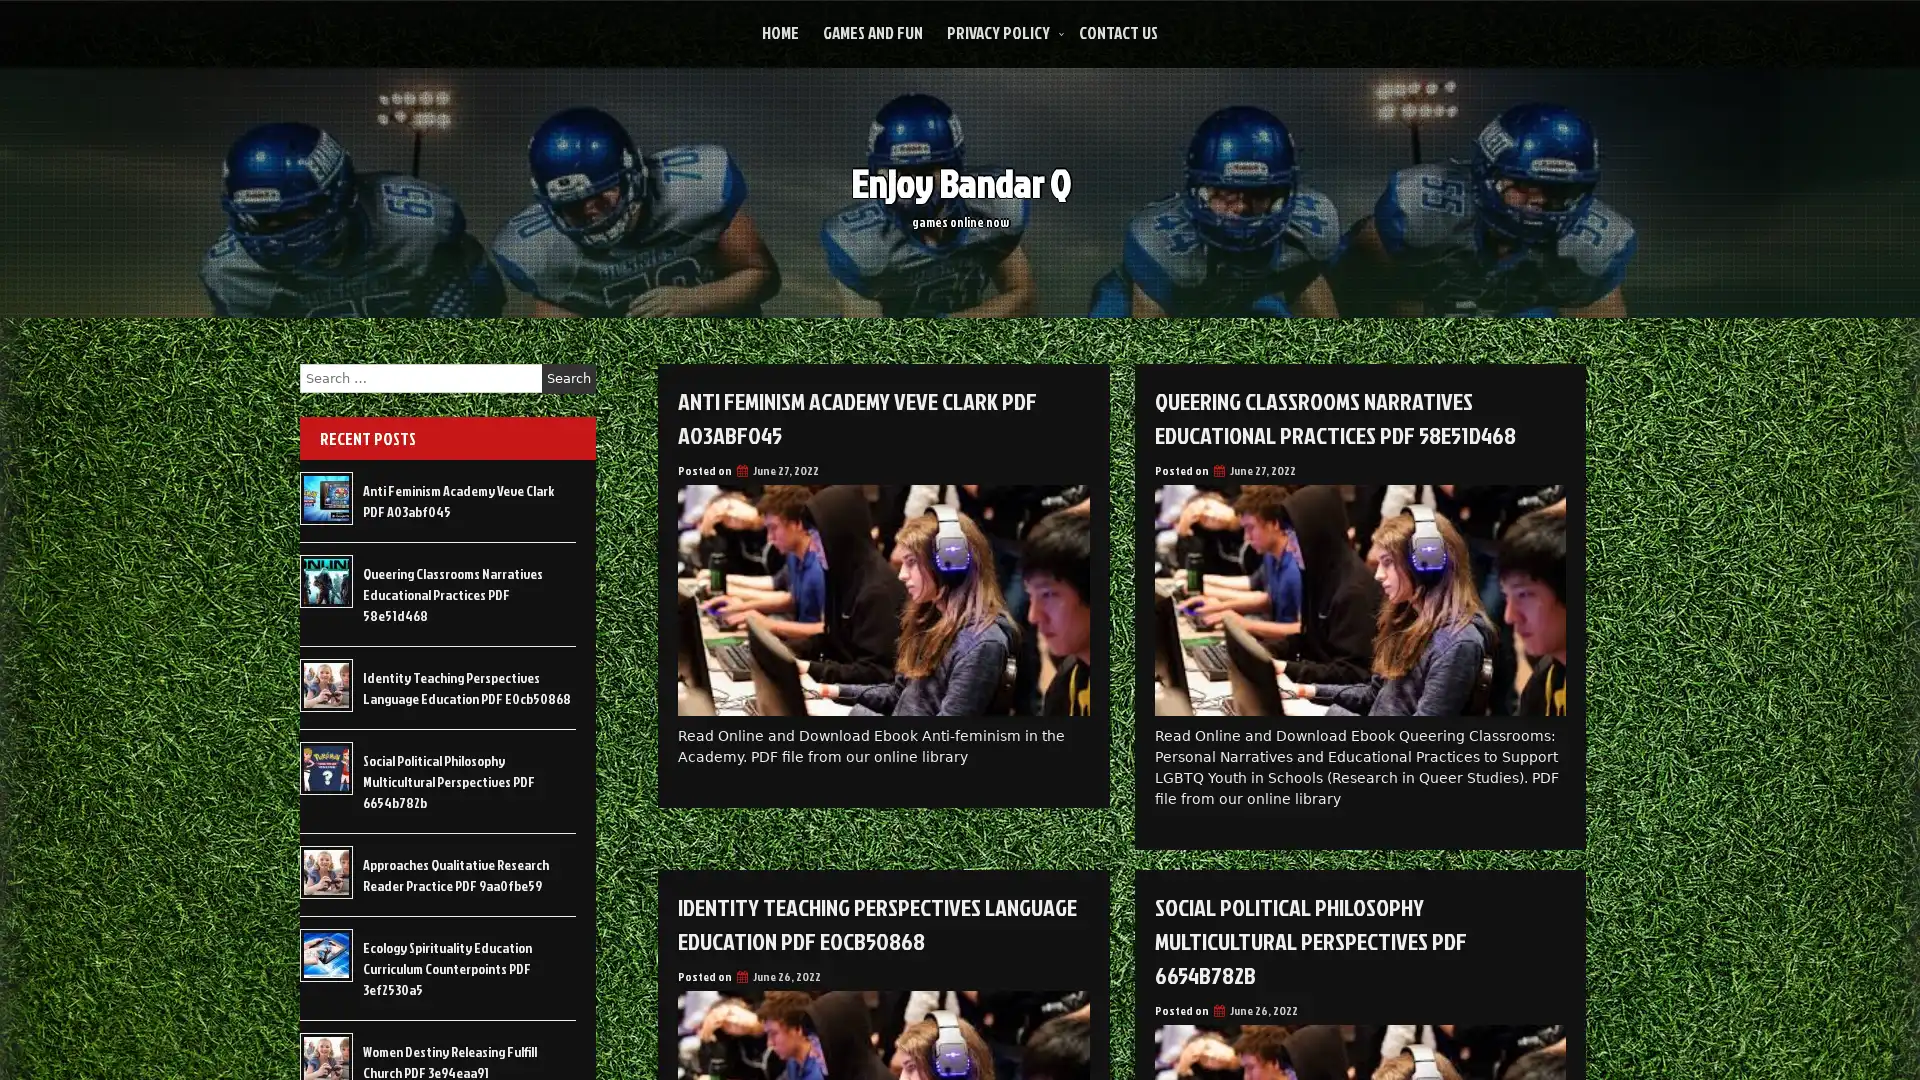  What do you see at coordinates (568, 378) in the screenshot?
I see `Search` at bounding box center [568, 378].